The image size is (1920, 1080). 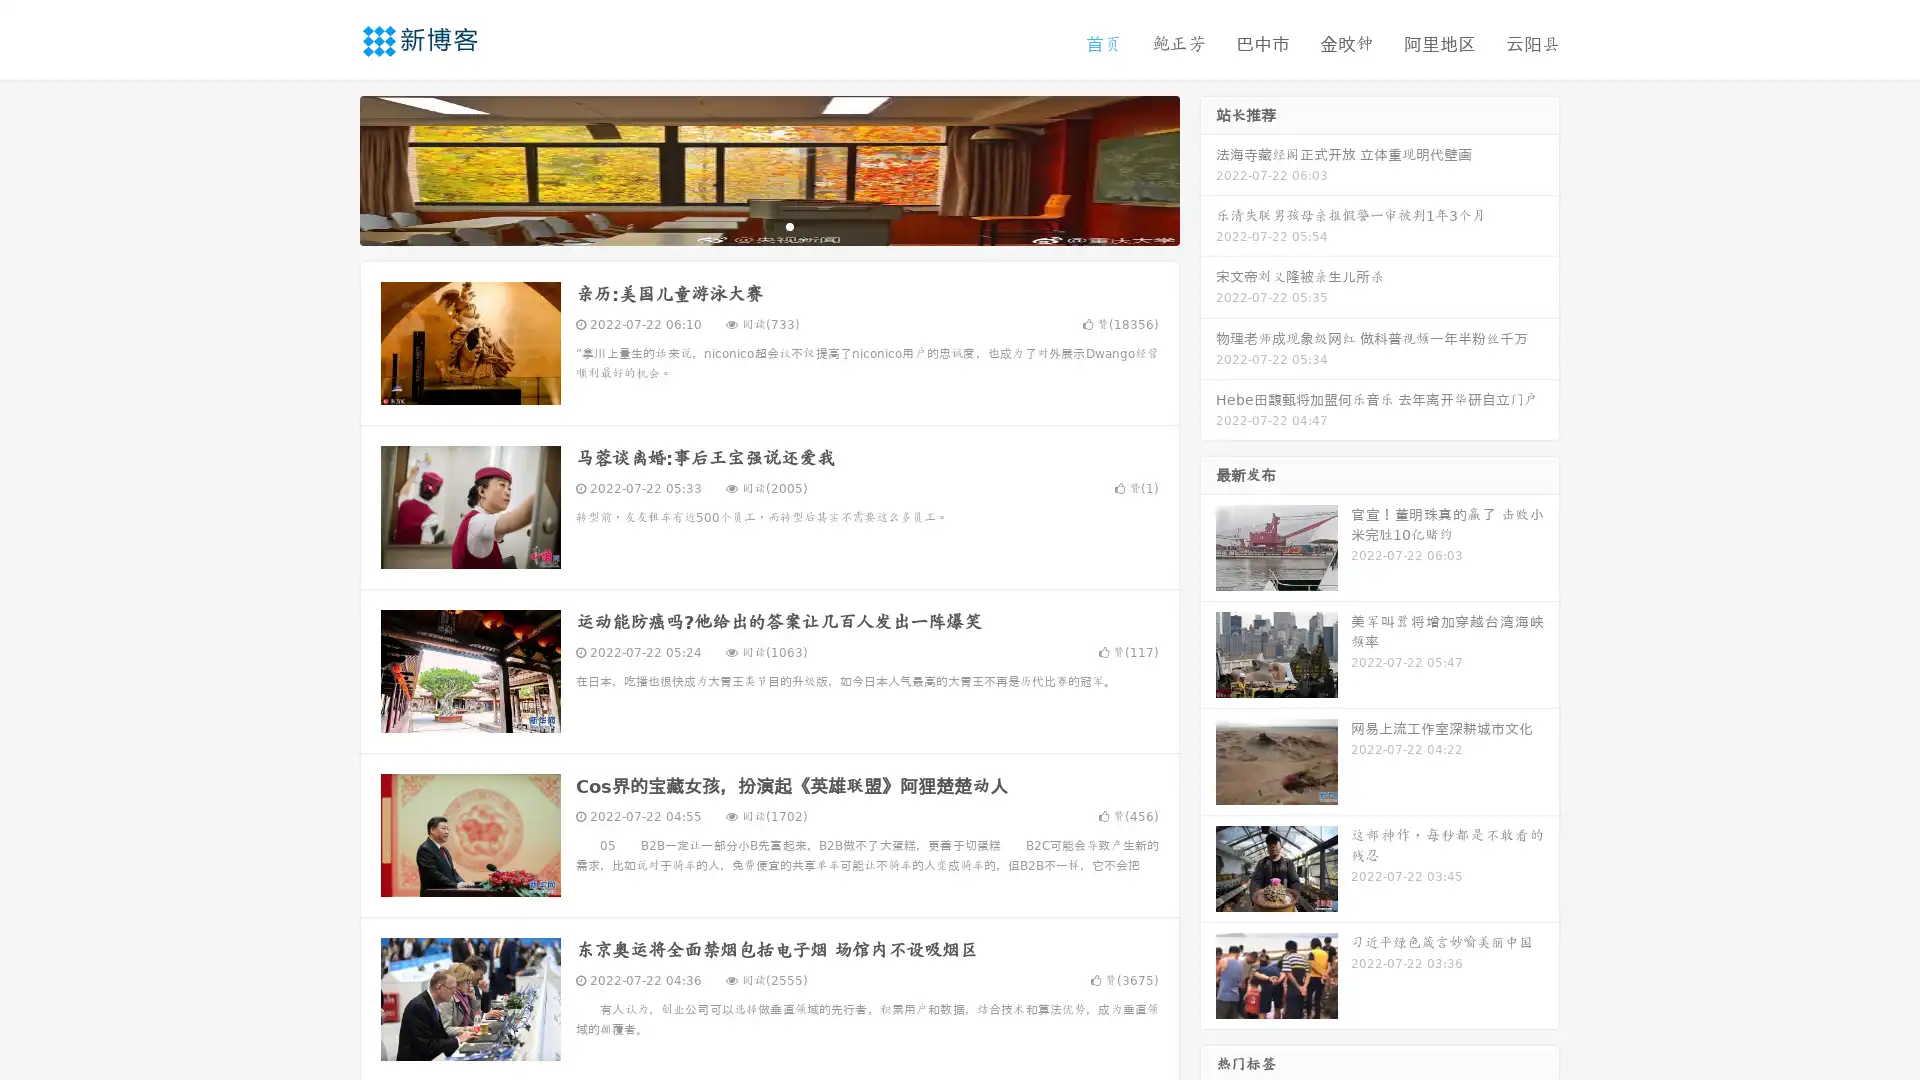 What do you see at coordinates (1208, 168) in the screenshot?
I see `Next slide` at bounding box center [1208, 168].